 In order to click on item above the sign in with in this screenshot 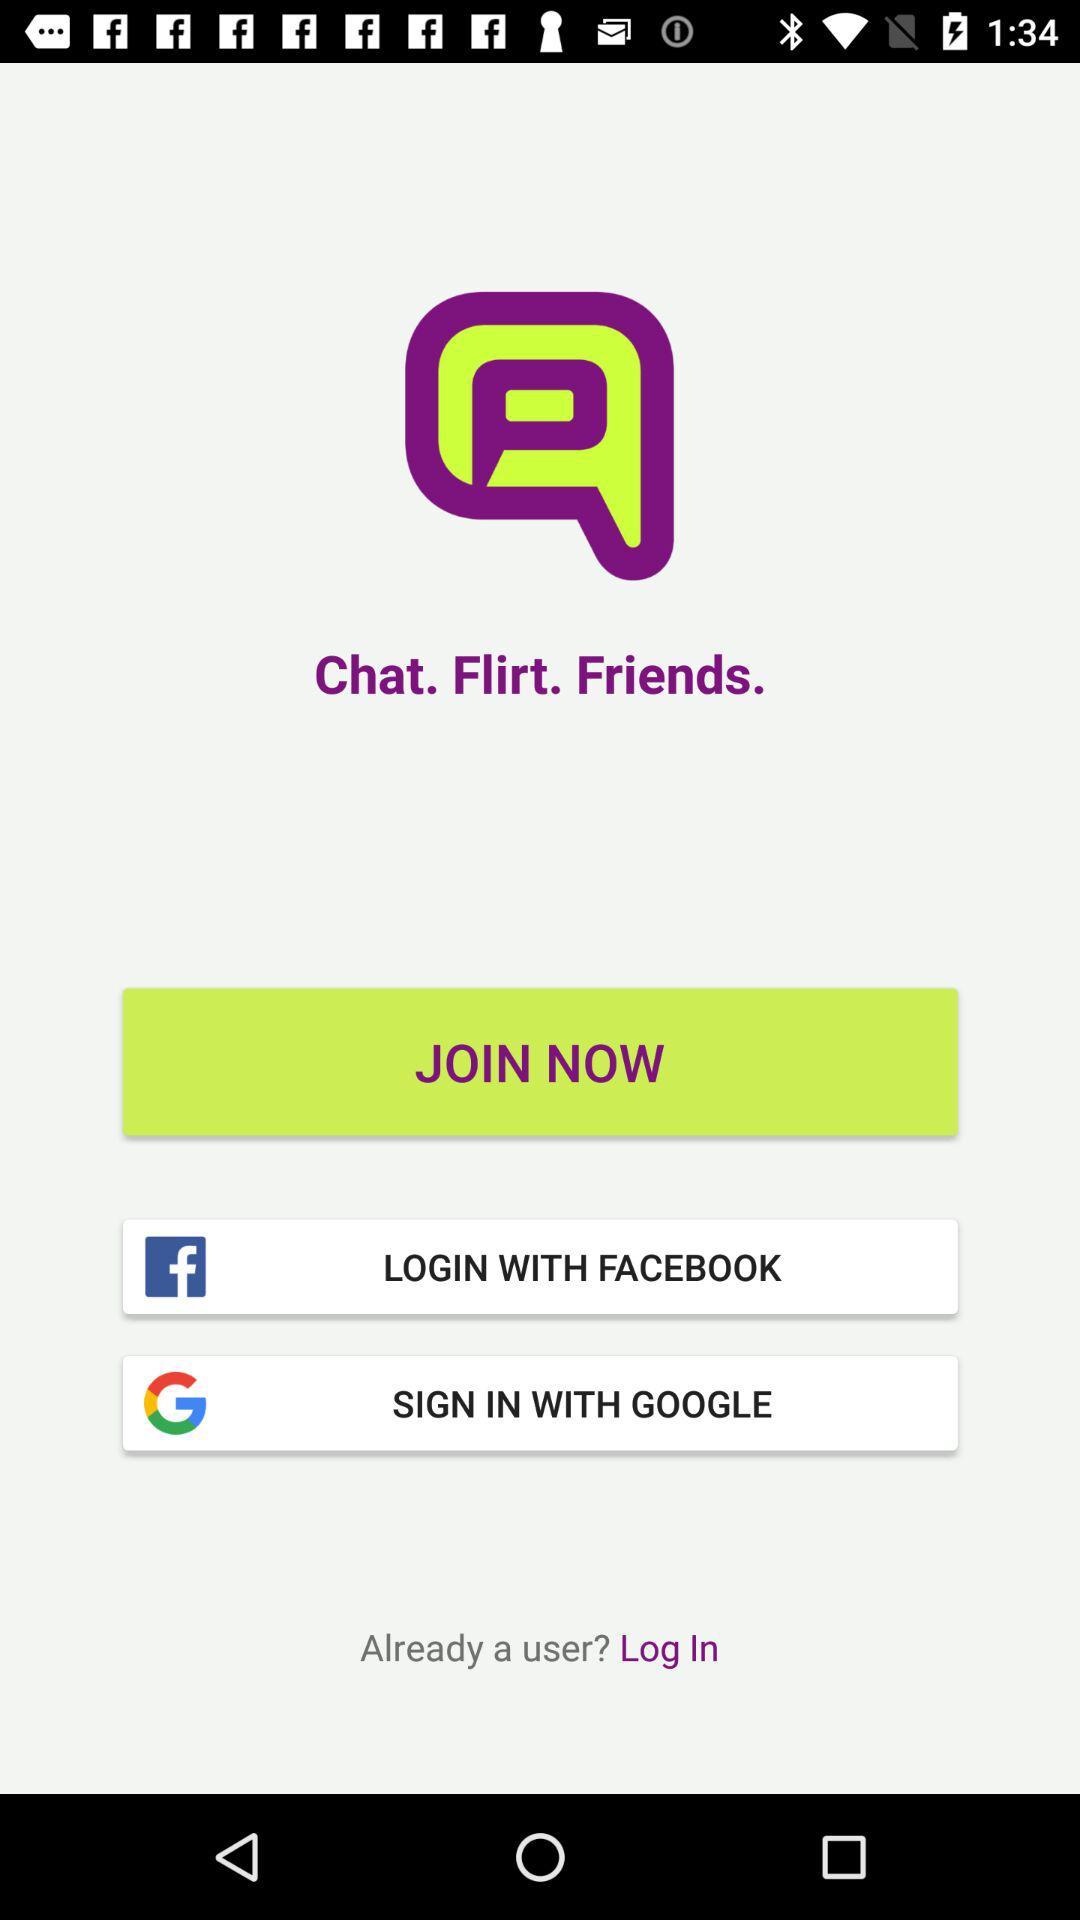, I will do `click(540, 1265)`.